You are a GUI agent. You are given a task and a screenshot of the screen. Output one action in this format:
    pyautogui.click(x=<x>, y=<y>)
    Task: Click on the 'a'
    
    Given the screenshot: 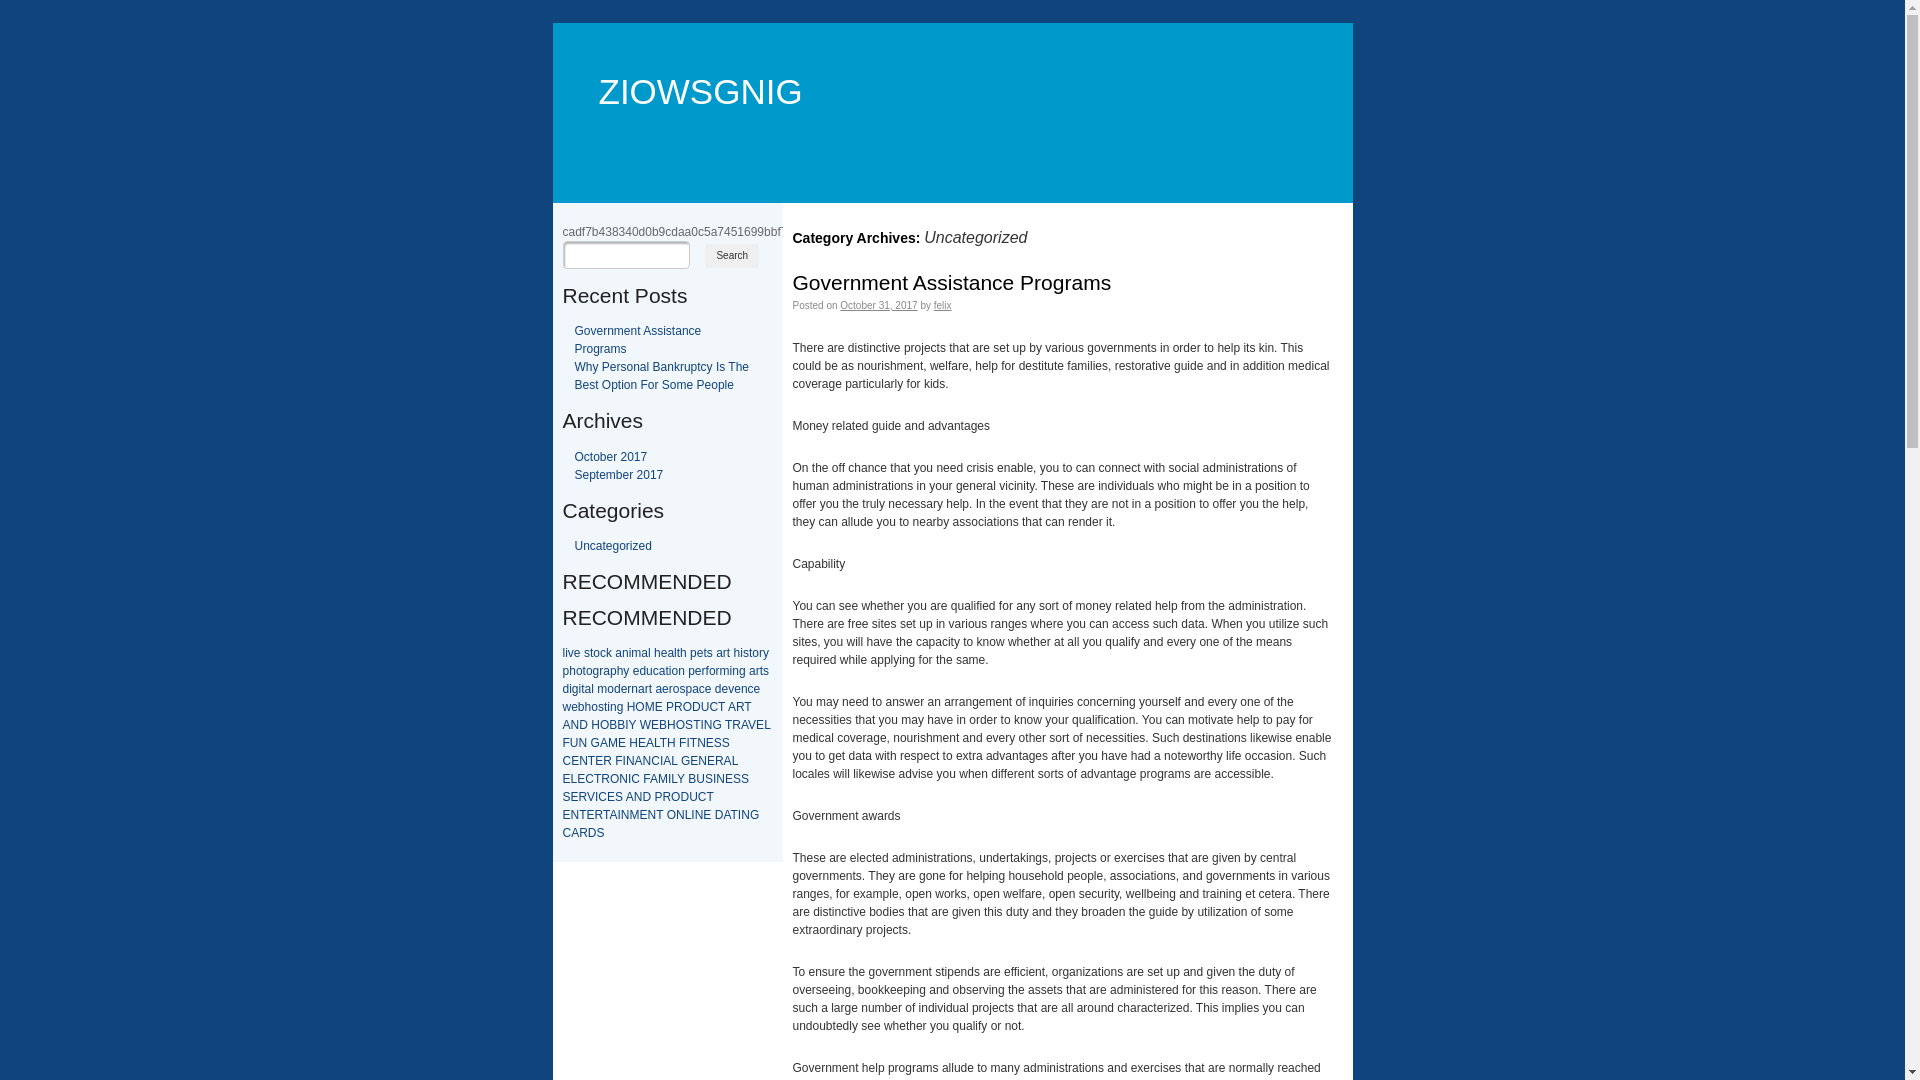 What is the action you would take?
    pyautogui.click(x=641, y=688)
    